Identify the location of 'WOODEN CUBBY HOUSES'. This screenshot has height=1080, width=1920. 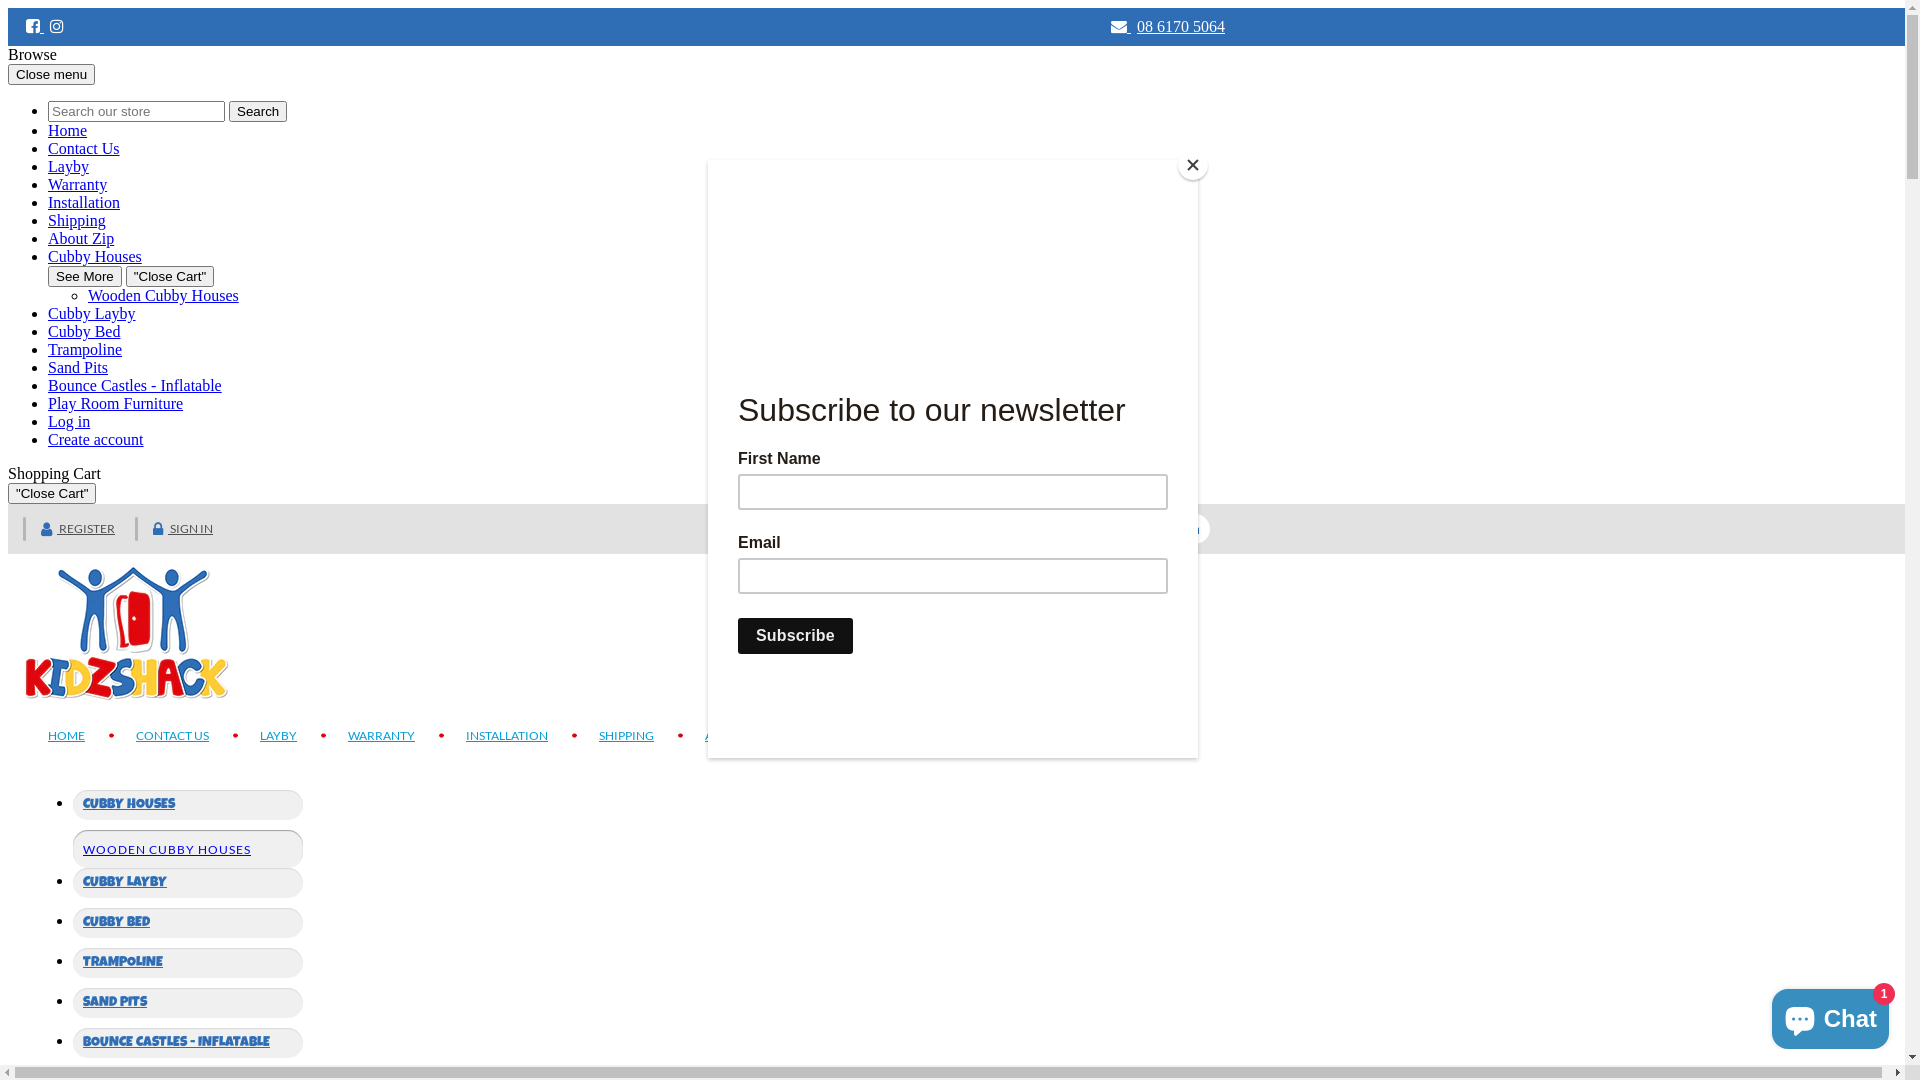
(167, 849).